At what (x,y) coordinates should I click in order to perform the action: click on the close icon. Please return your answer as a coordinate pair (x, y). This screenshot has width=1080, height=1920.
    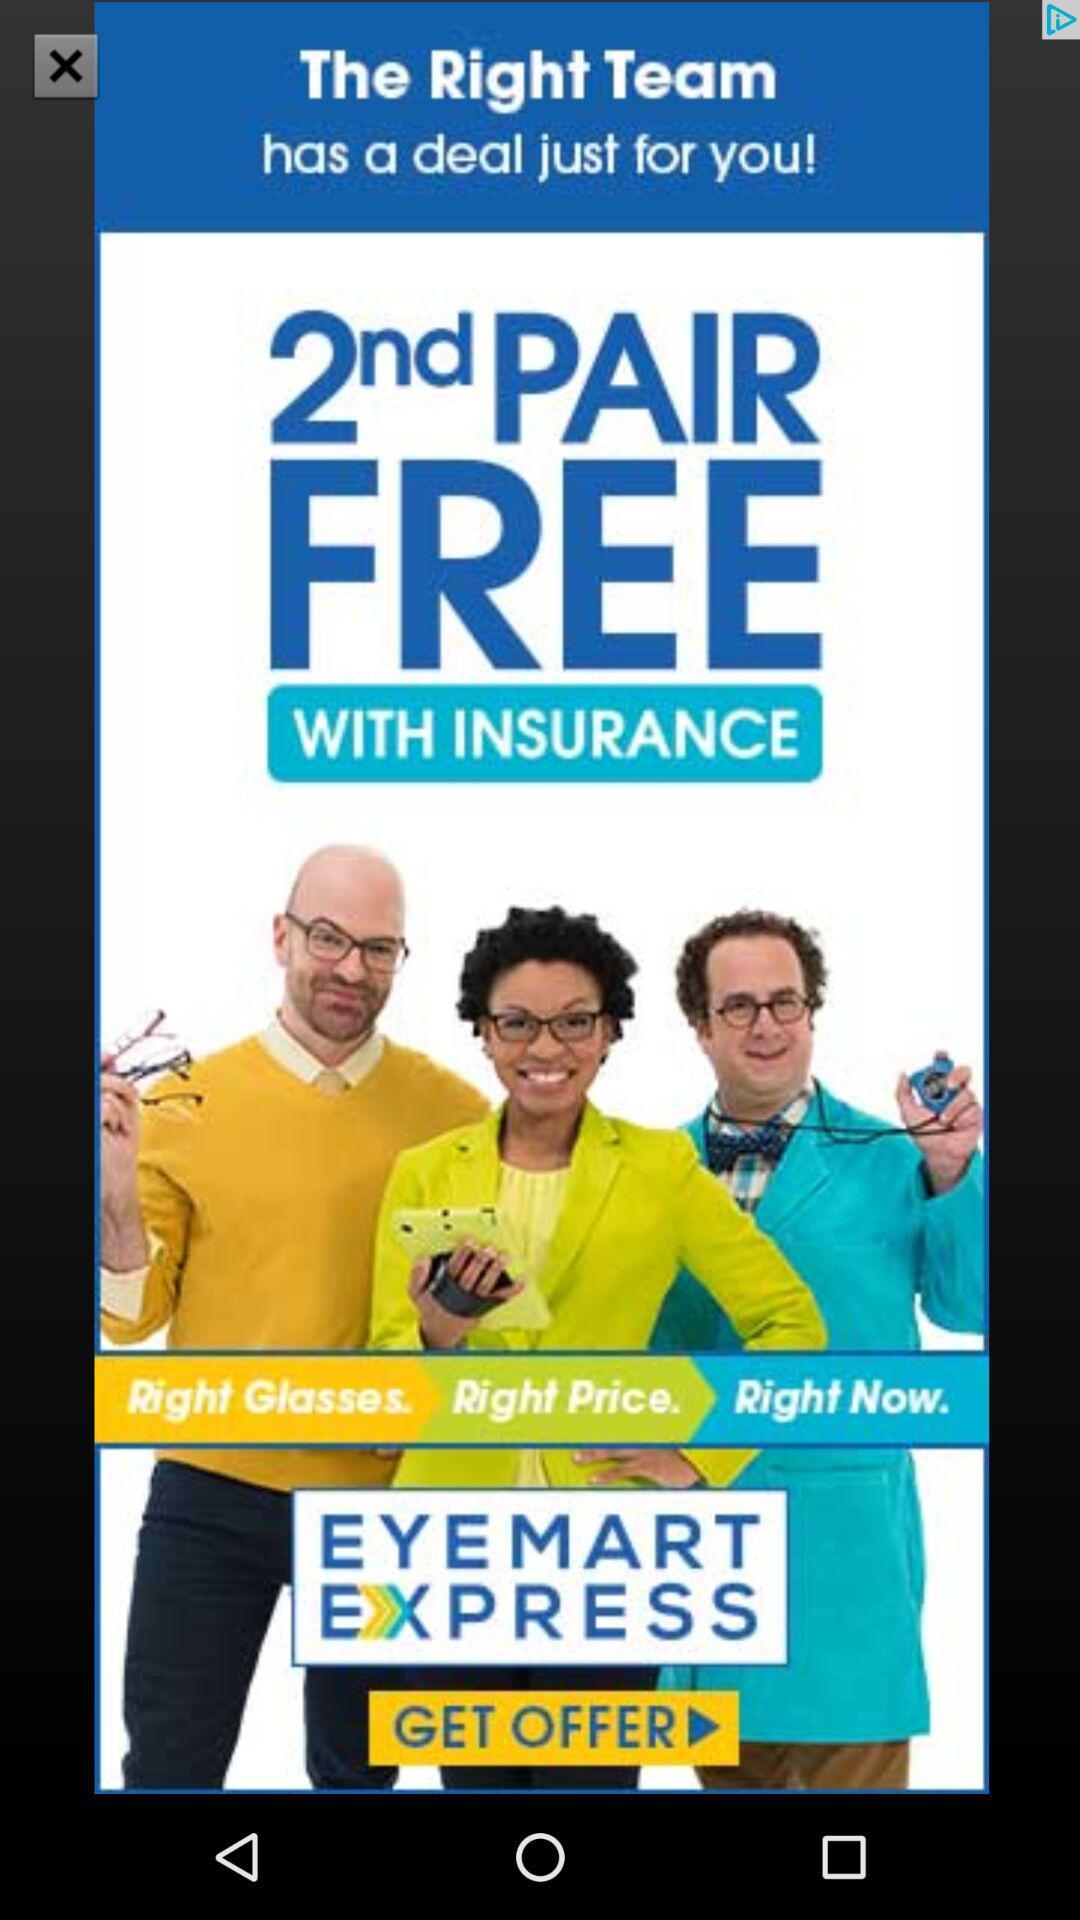
    Looking at the image, I should click on (64, 70).